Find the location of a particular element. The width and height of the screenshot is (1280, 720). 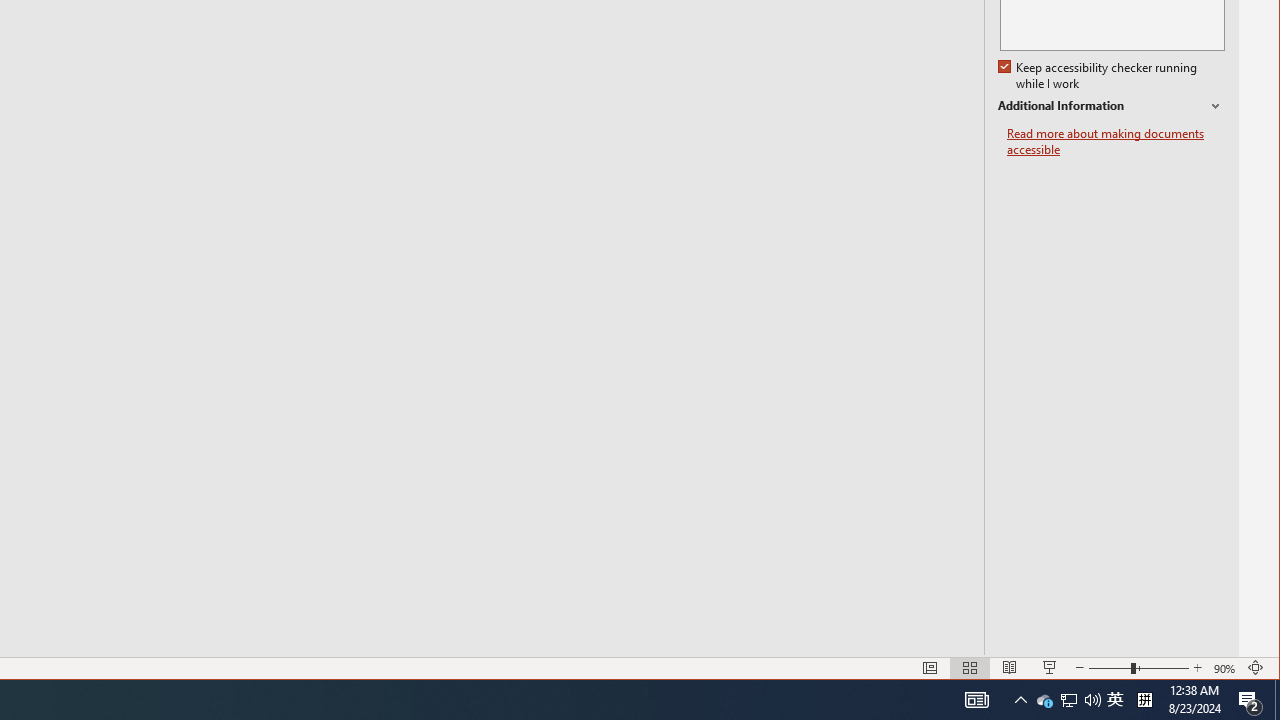

'Read more about making documents accessible' is located at coordinates (1115, 141).